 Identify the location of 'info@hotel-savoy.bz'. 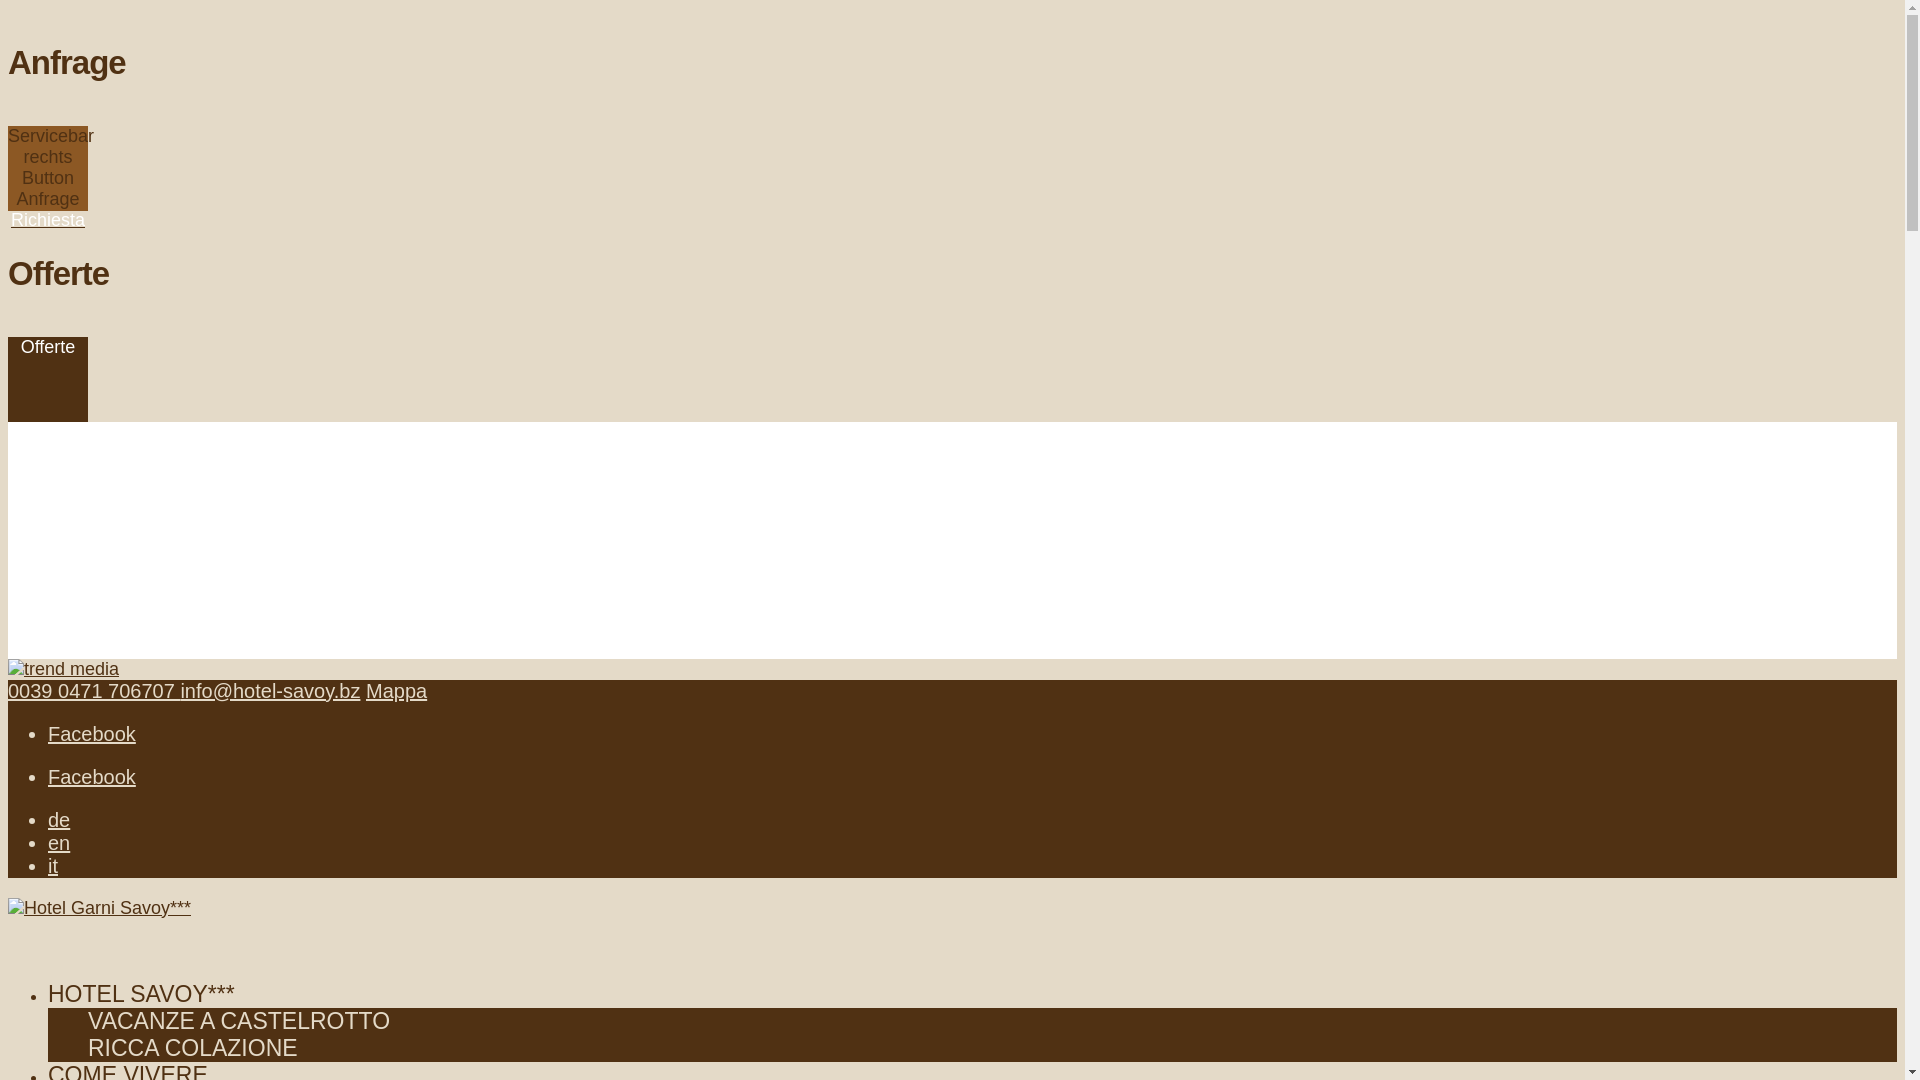
(180, 689).